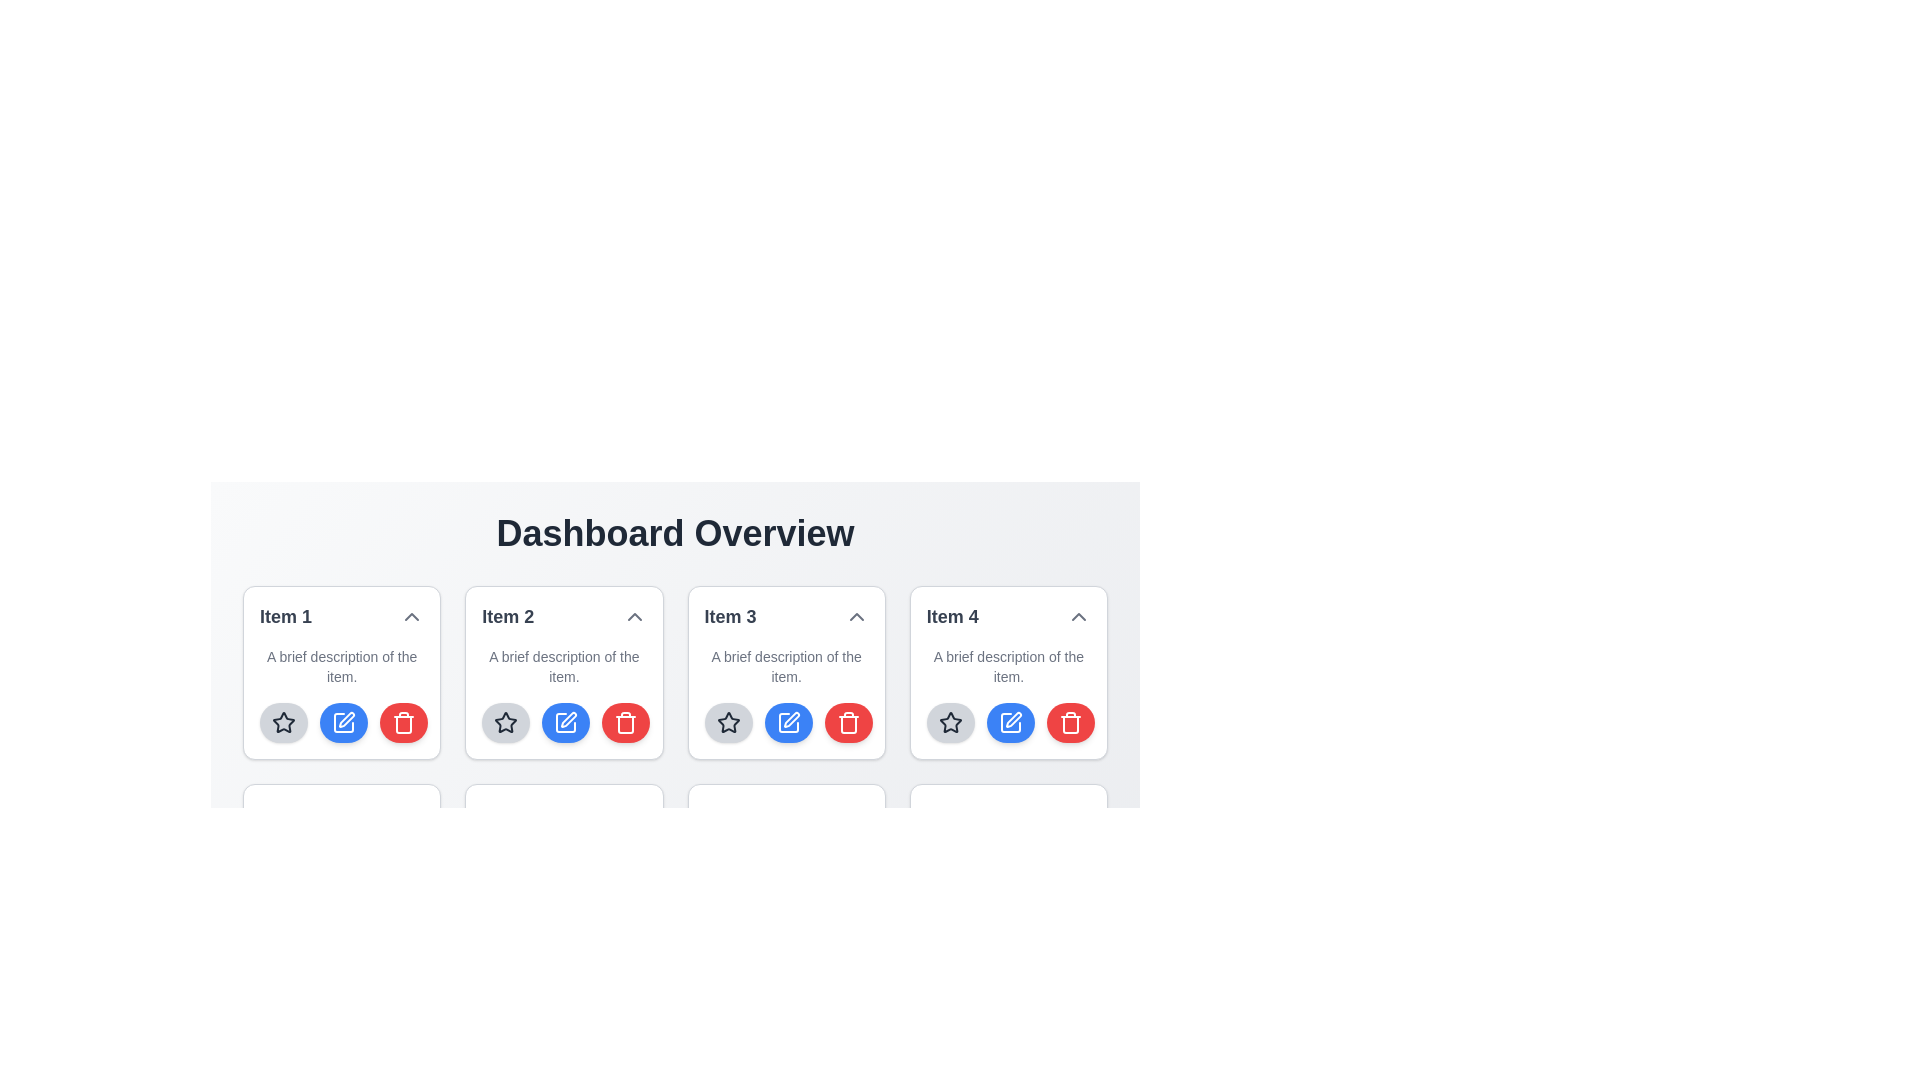 The image size is (1920, 1080). I want to click on the edit button associated with 'Item 2', which is the second button in a row of three action buttons located at the bottom, so click(563, 722).